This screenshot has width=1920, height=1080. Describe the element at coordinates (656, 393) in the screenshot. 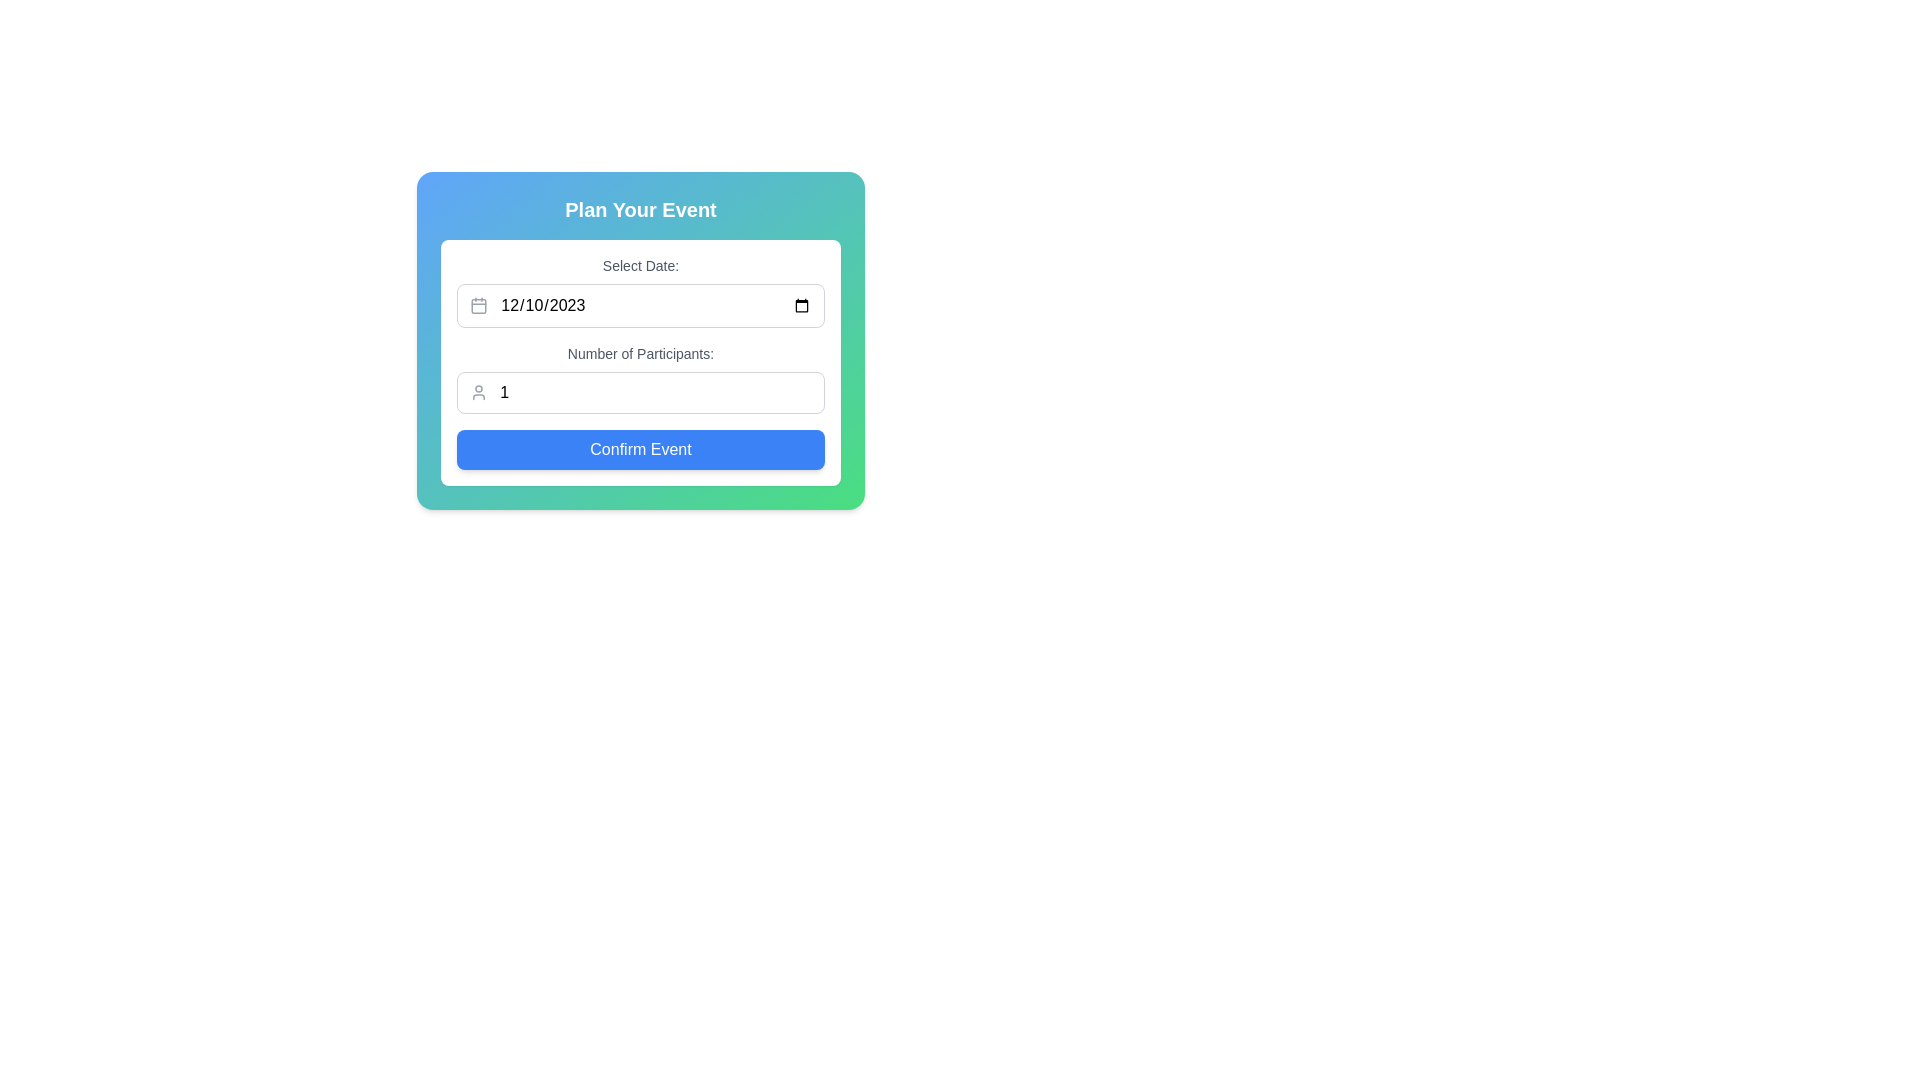

I see `the numeric input field displaying the number '1' to focus on it` at that location.